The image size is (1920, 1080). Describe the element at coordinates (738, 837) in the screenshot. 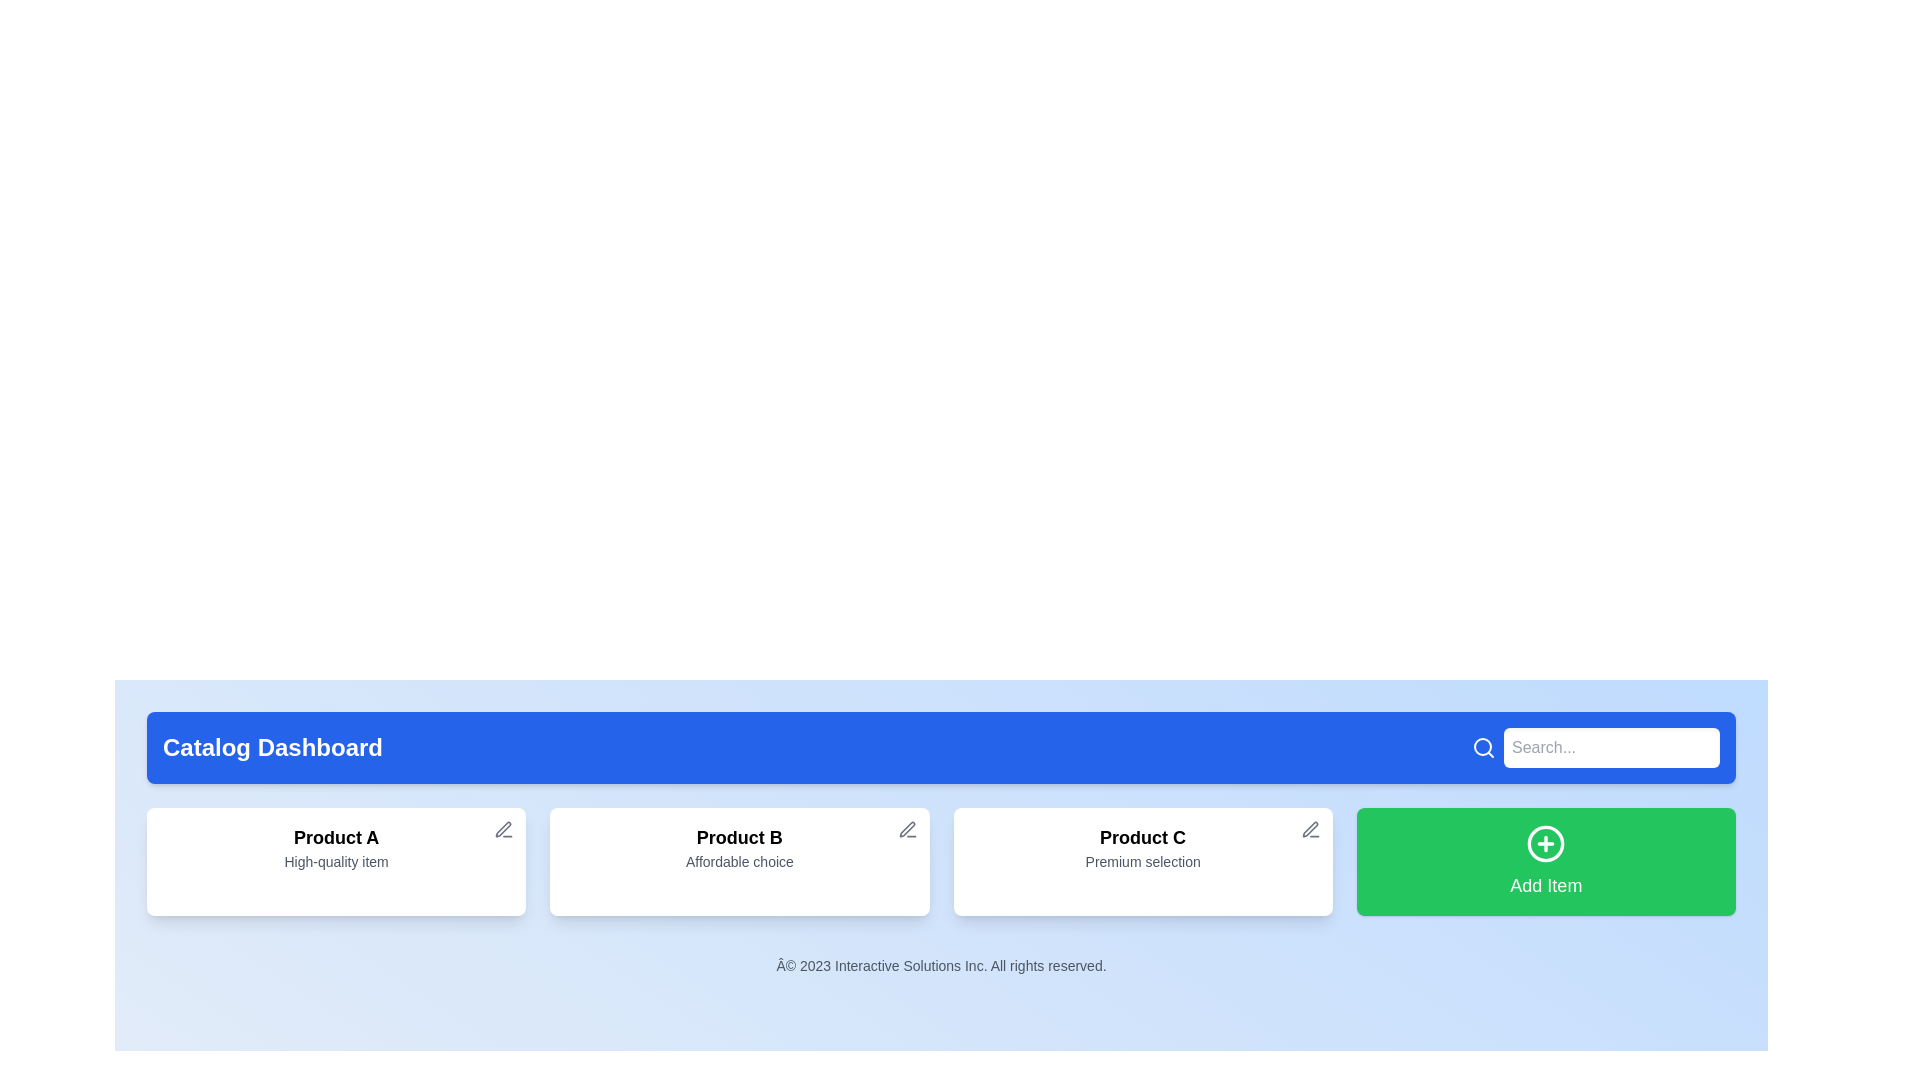

I see `title label for 'Product B' which is located at the center of the card labeled 'Product B Affordable choice'` at that location.